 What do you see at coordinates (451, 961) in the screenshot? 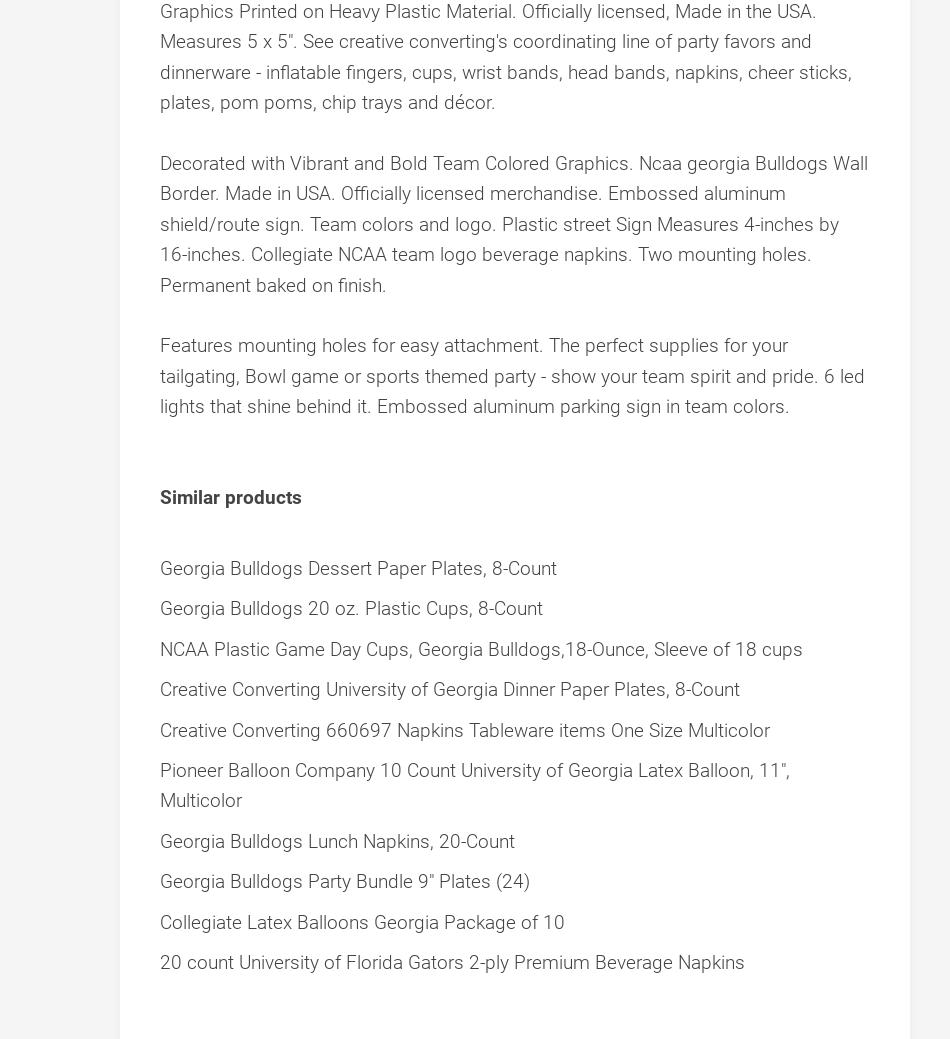
I see `'20 count University of Florida Gators 2-ply Premium Beverage Napkins'` at bounding box center [451, 961].